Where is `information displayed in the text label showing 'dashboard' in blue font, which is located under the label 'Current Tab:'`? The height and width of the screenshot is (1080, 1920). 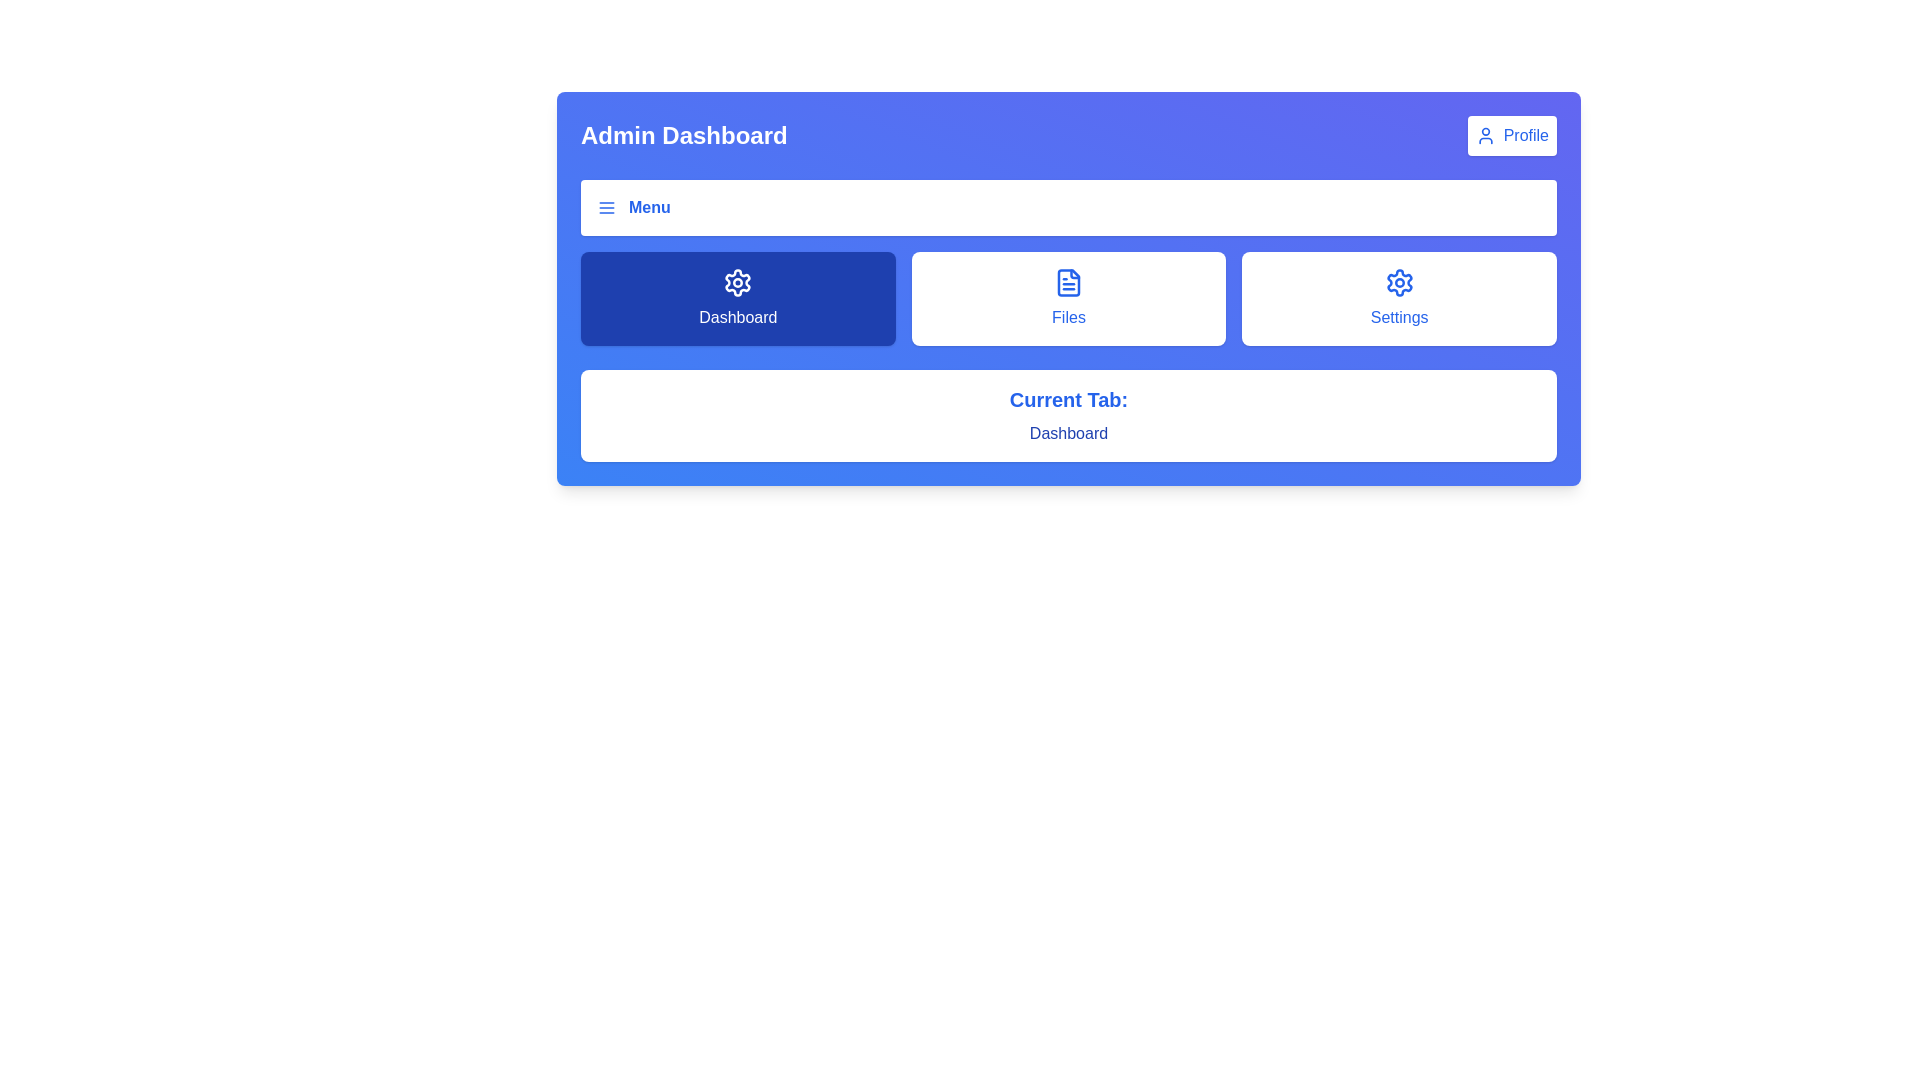
information displayed in the text label showing 'dashboard' in blue font, which is located under the label 'Current Tab:' is located at coordinates (1068, 433).